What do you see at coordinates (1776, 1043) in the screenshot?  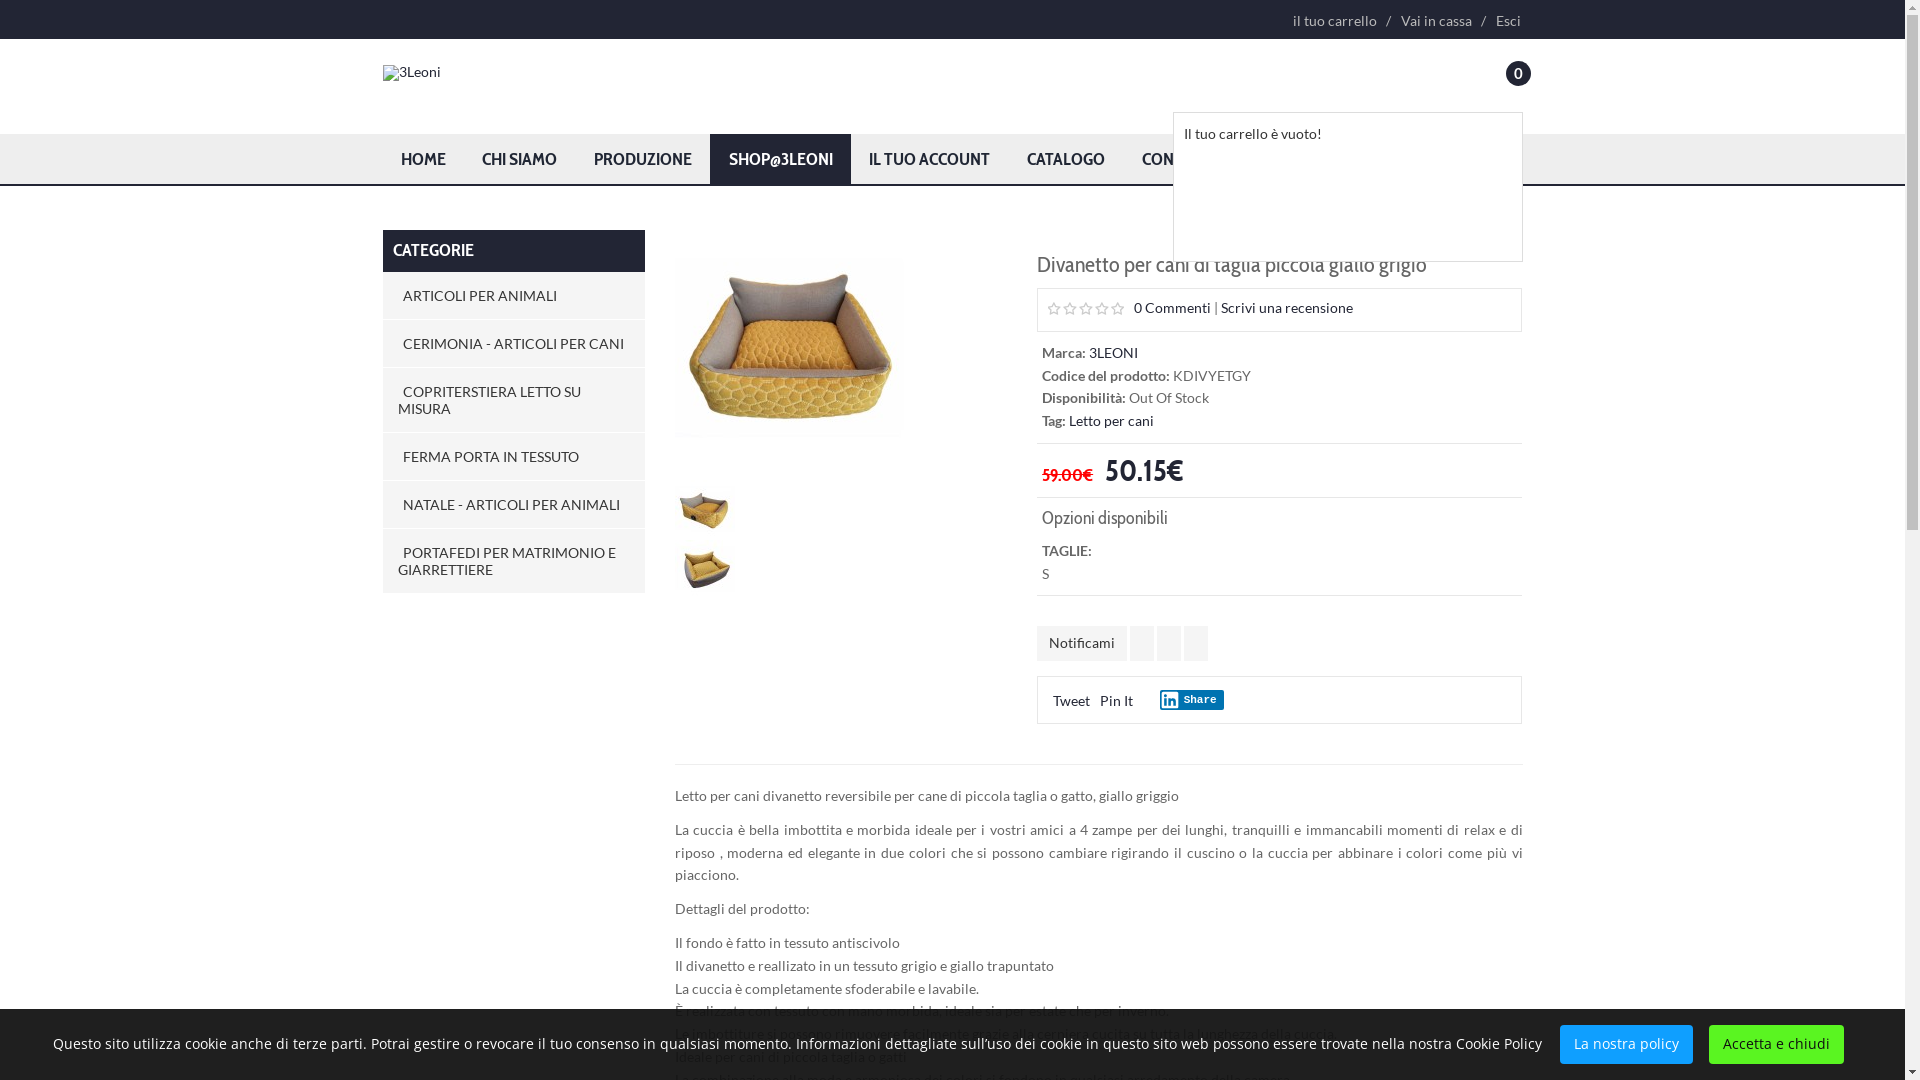 I see `'Accetta e chiudi'` at bounding box center [1776, 1043].